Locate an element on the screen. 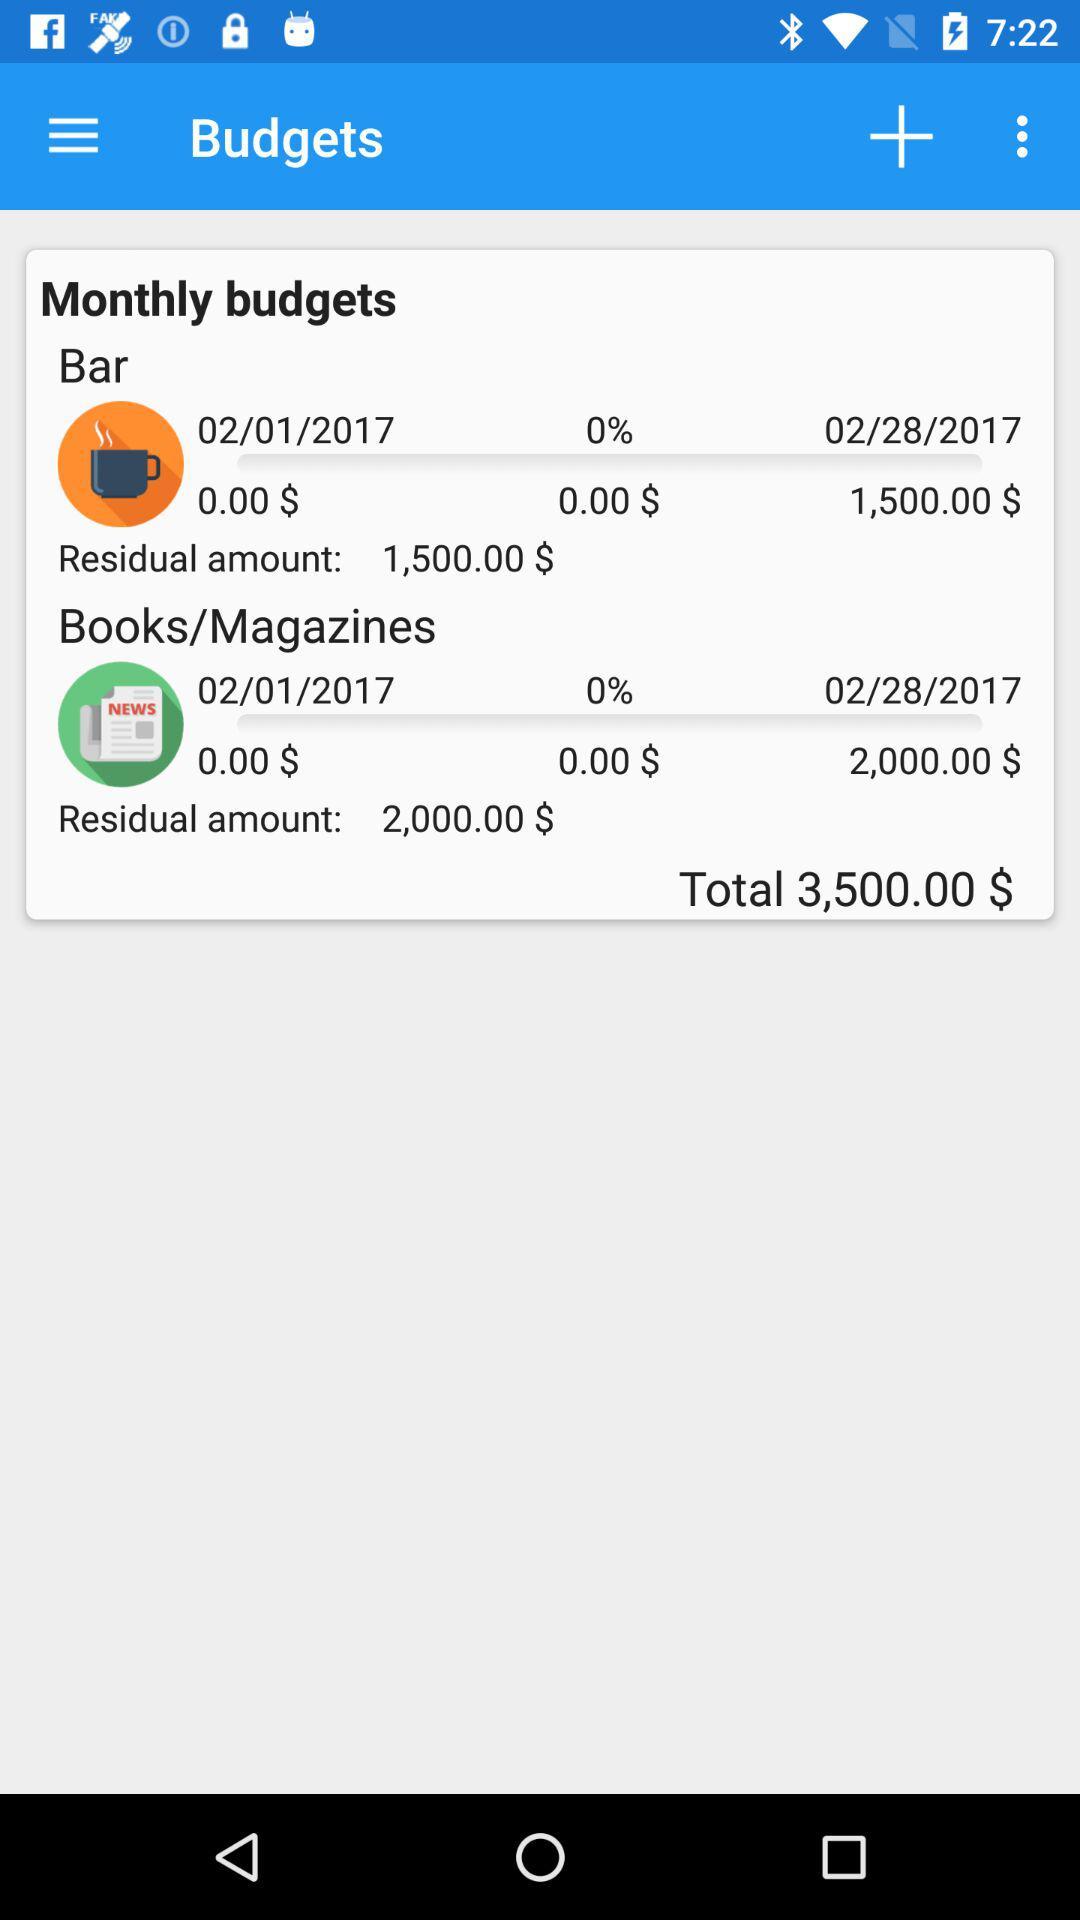 Image resolution: width=1080 pixels, height=1920 pixels. item to the left of budgets is located at coordinates (72, 135).